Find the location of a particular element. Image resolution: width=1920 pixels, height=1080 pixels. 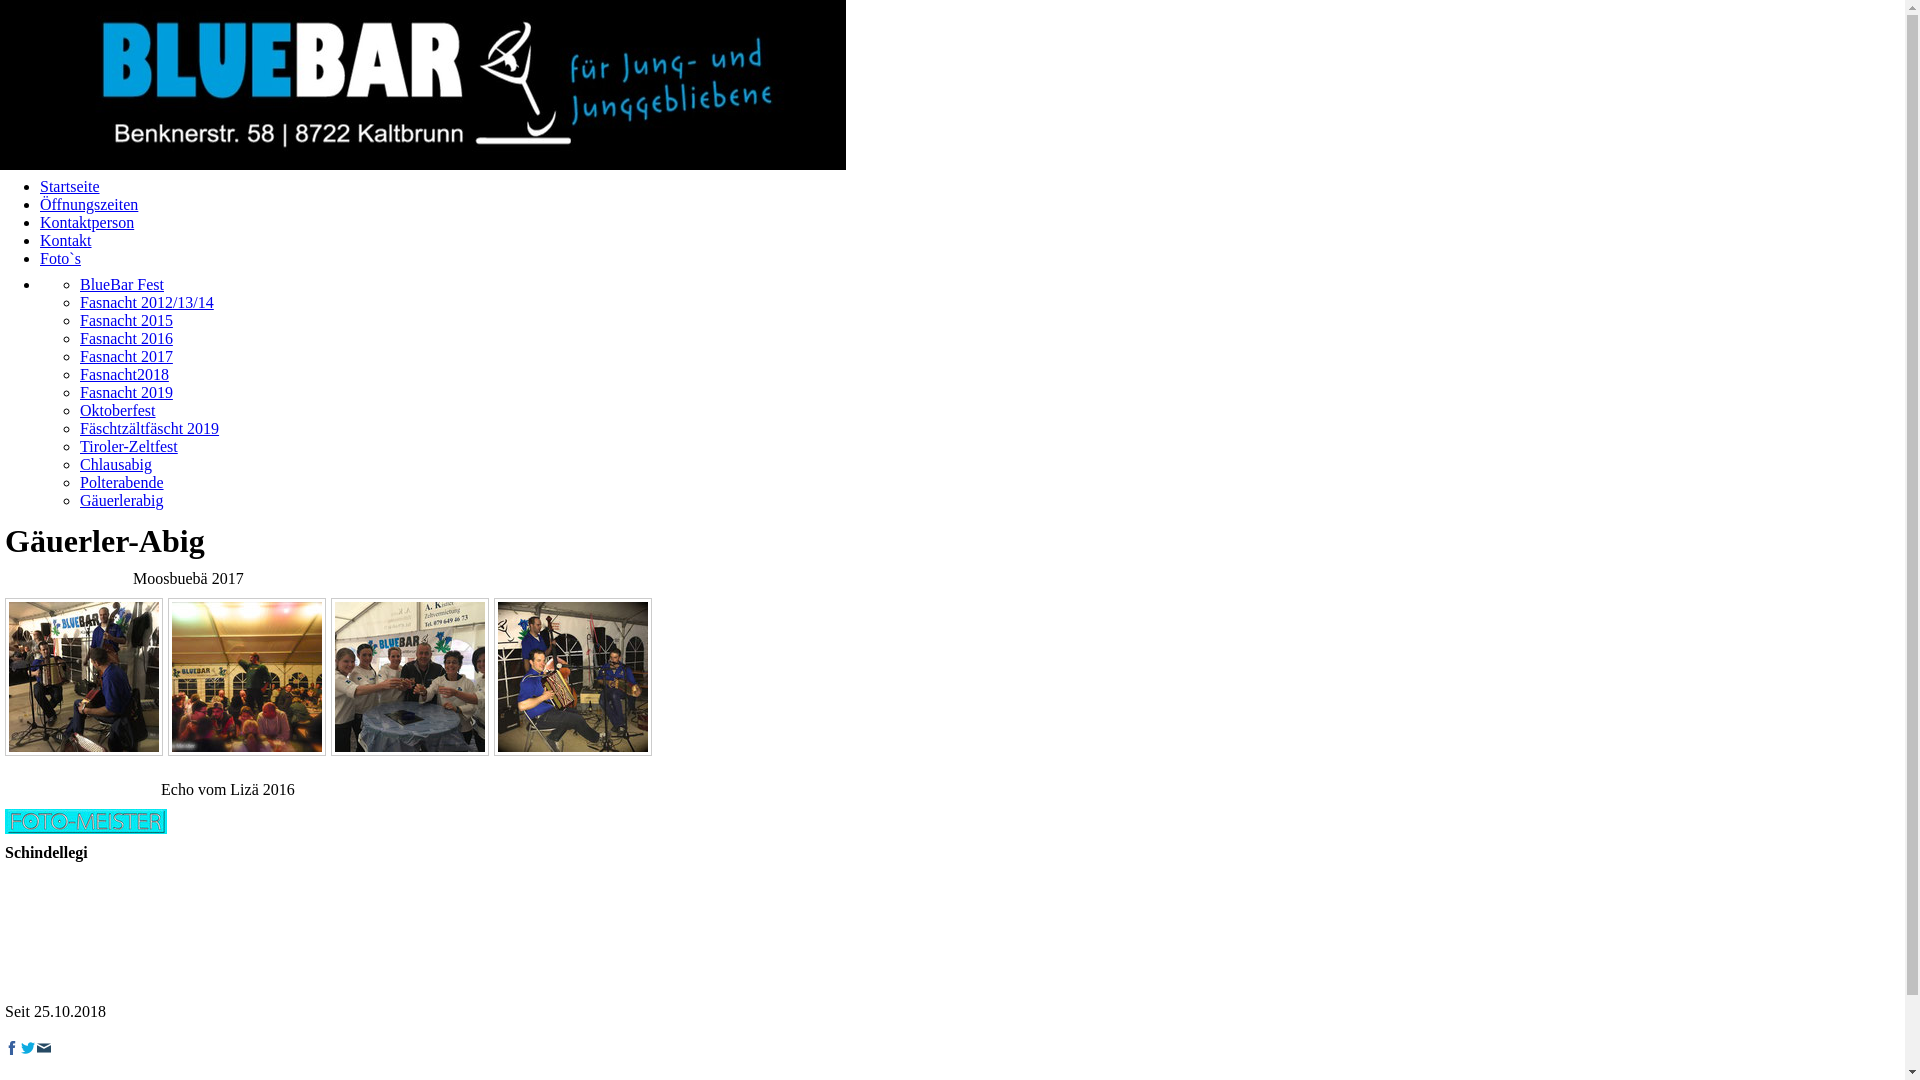

'Fasnacht 2017' is located at coordinates (125, 355).